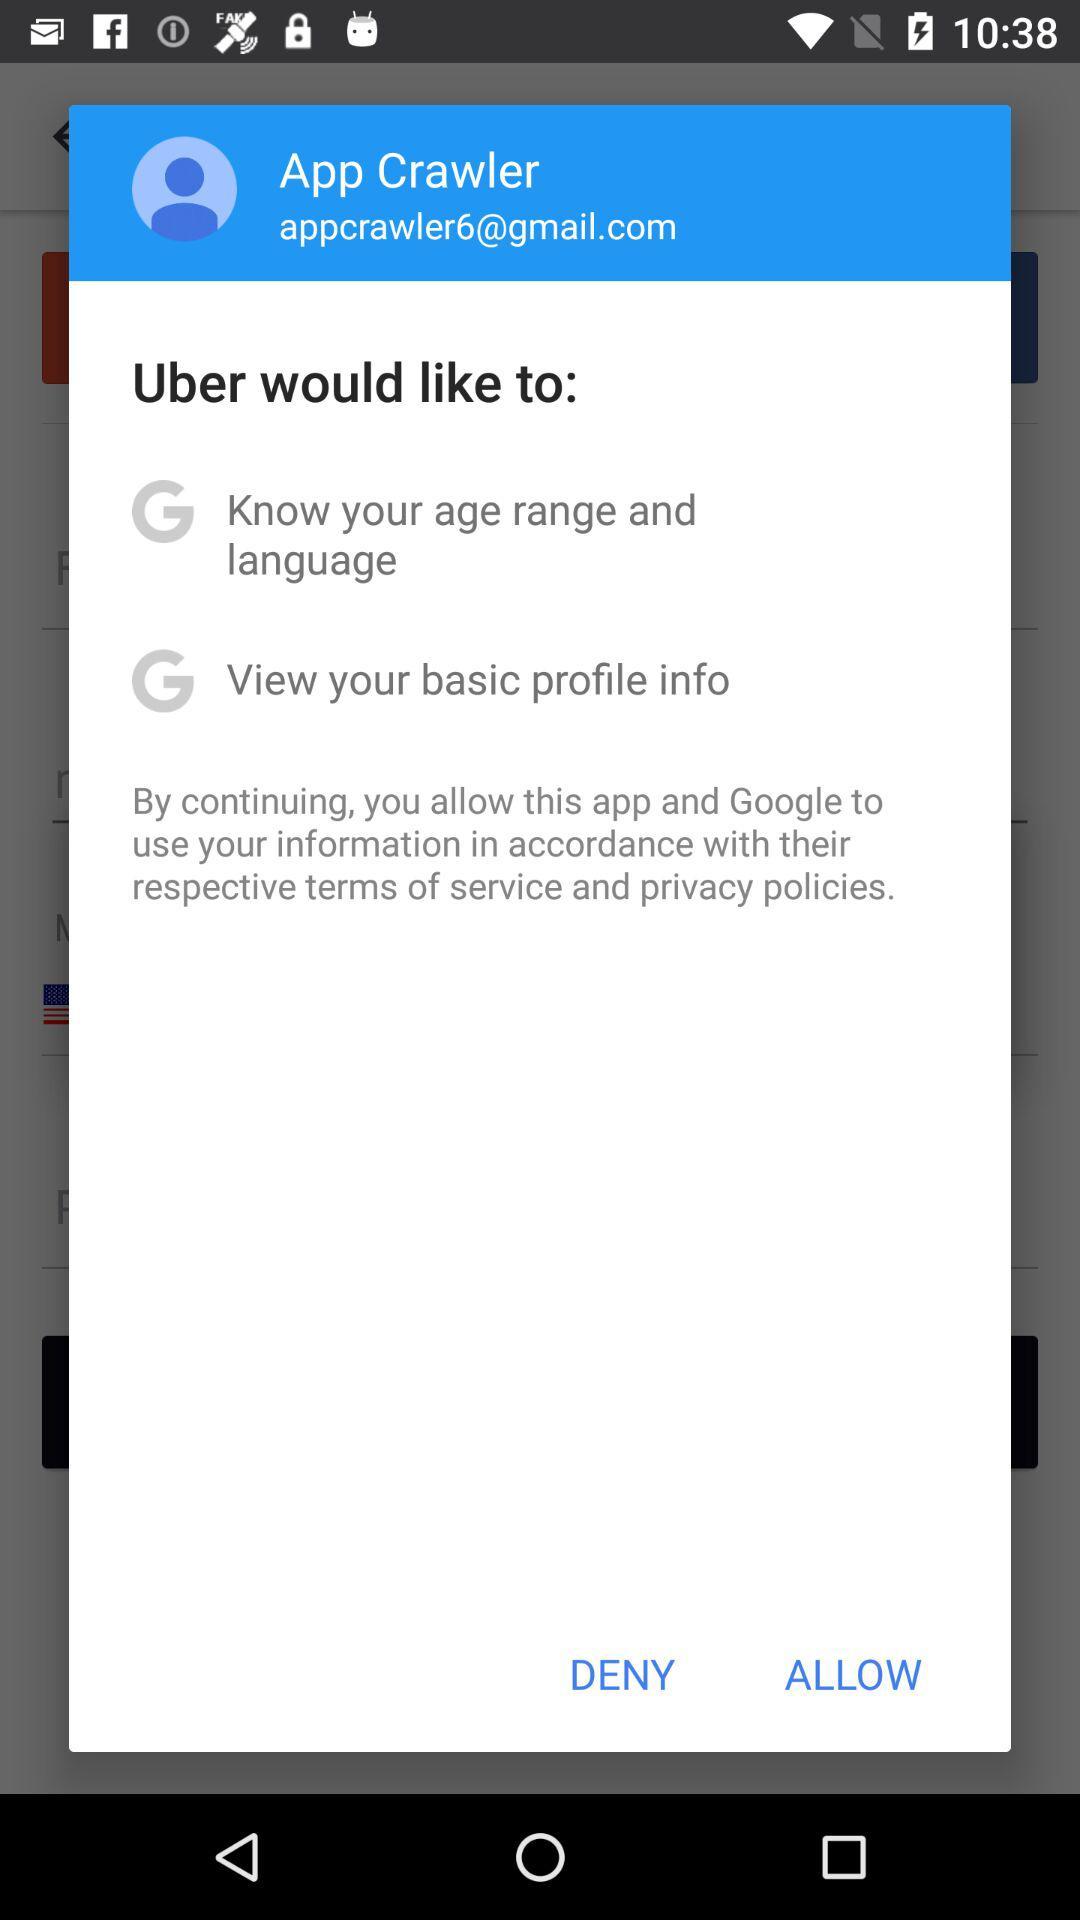 This screenshot has width=1080, height=1920. What do you see at coordinates (408, 168) in the screenshot?
I see `the app crawler` at bounding box center [408, 168].